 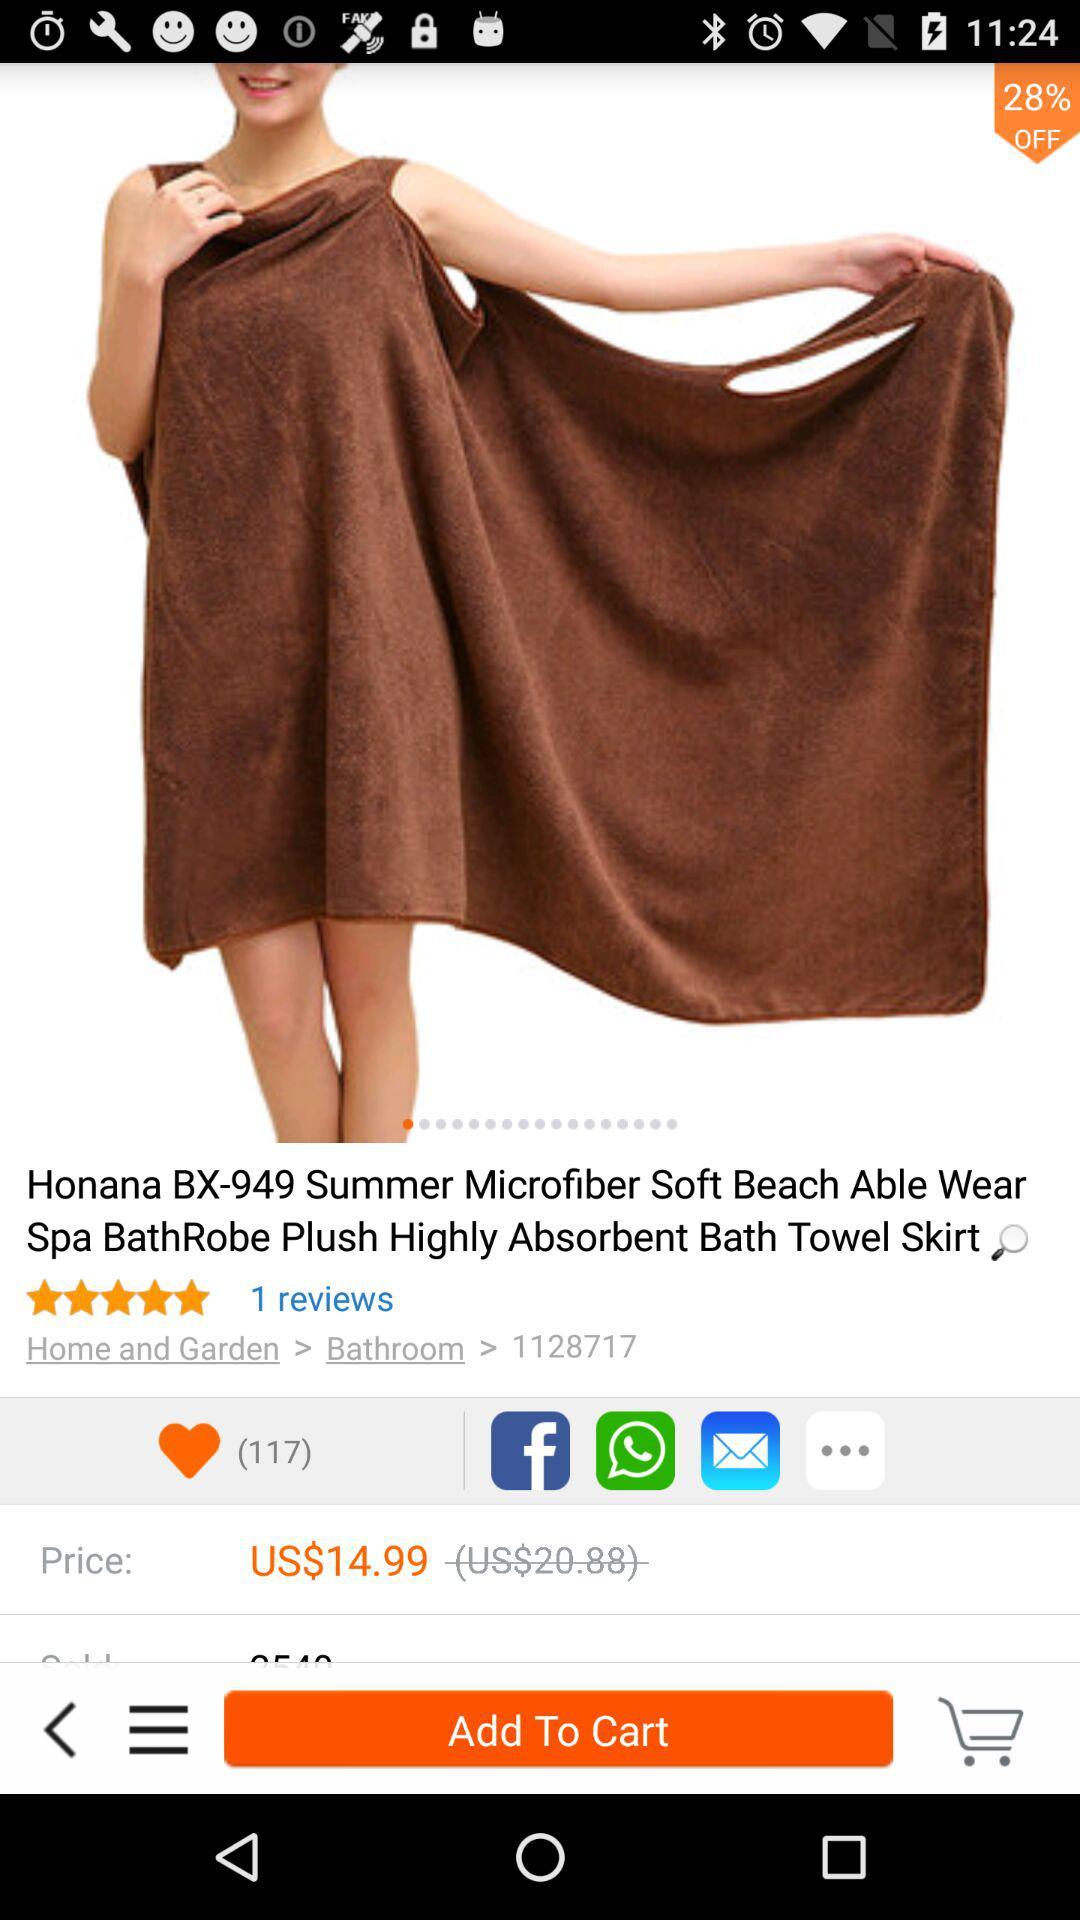 What do you see at coordinates (321, 1297) in the screenshot?
I see `the icon next to the > item` at bounding box center [321, 1297].